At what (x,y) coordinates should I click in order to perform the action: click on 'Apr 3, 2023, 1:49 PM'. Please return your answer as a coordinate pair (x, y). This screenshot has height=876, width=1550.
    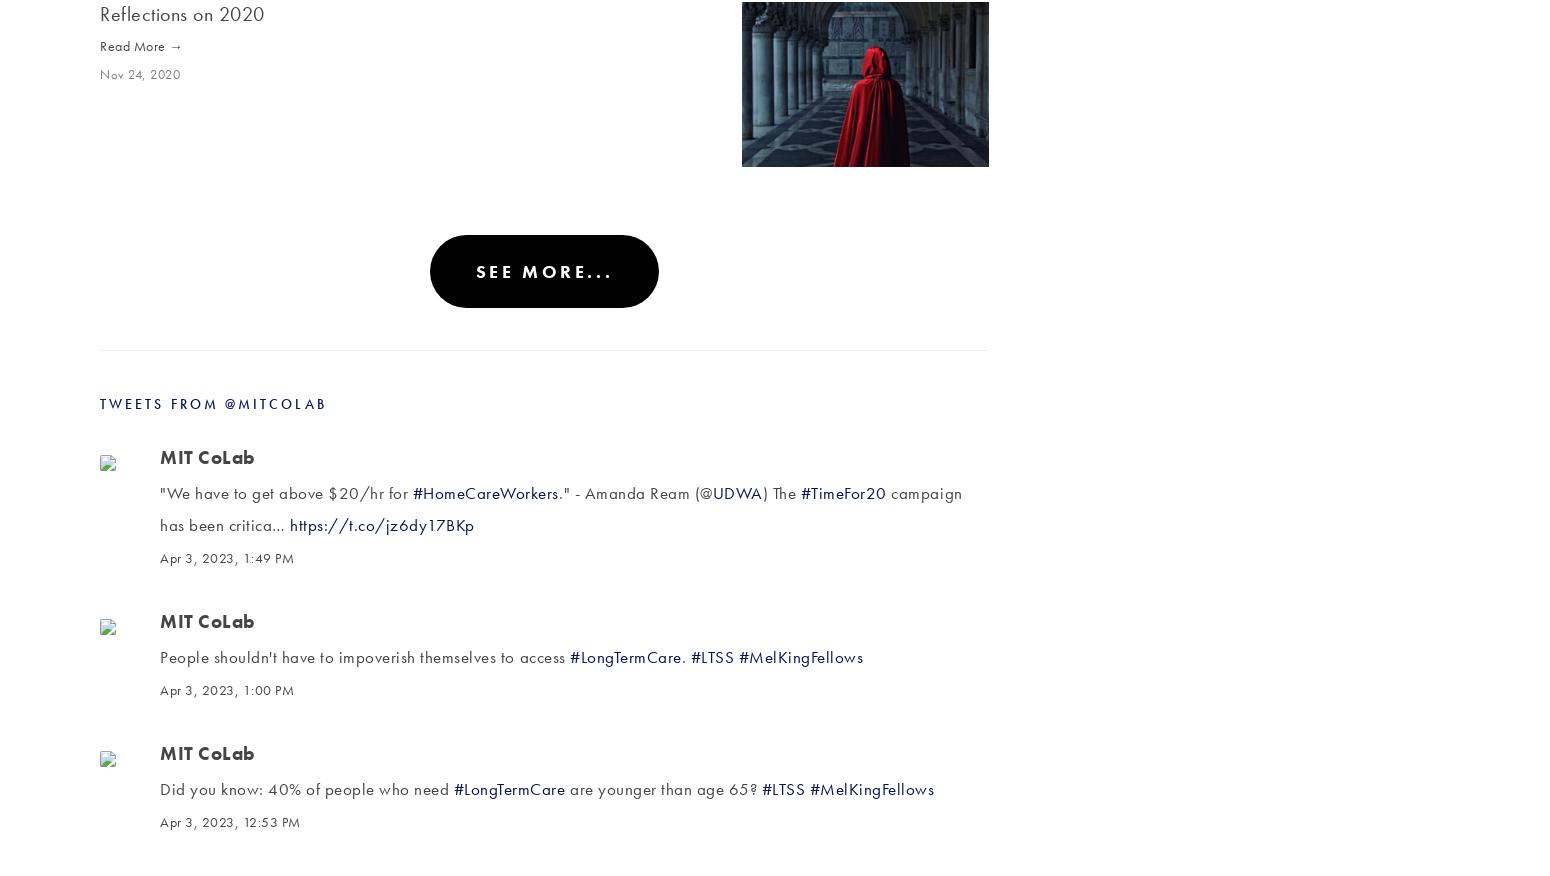
    Looking at the image, I should click on (226, 557).